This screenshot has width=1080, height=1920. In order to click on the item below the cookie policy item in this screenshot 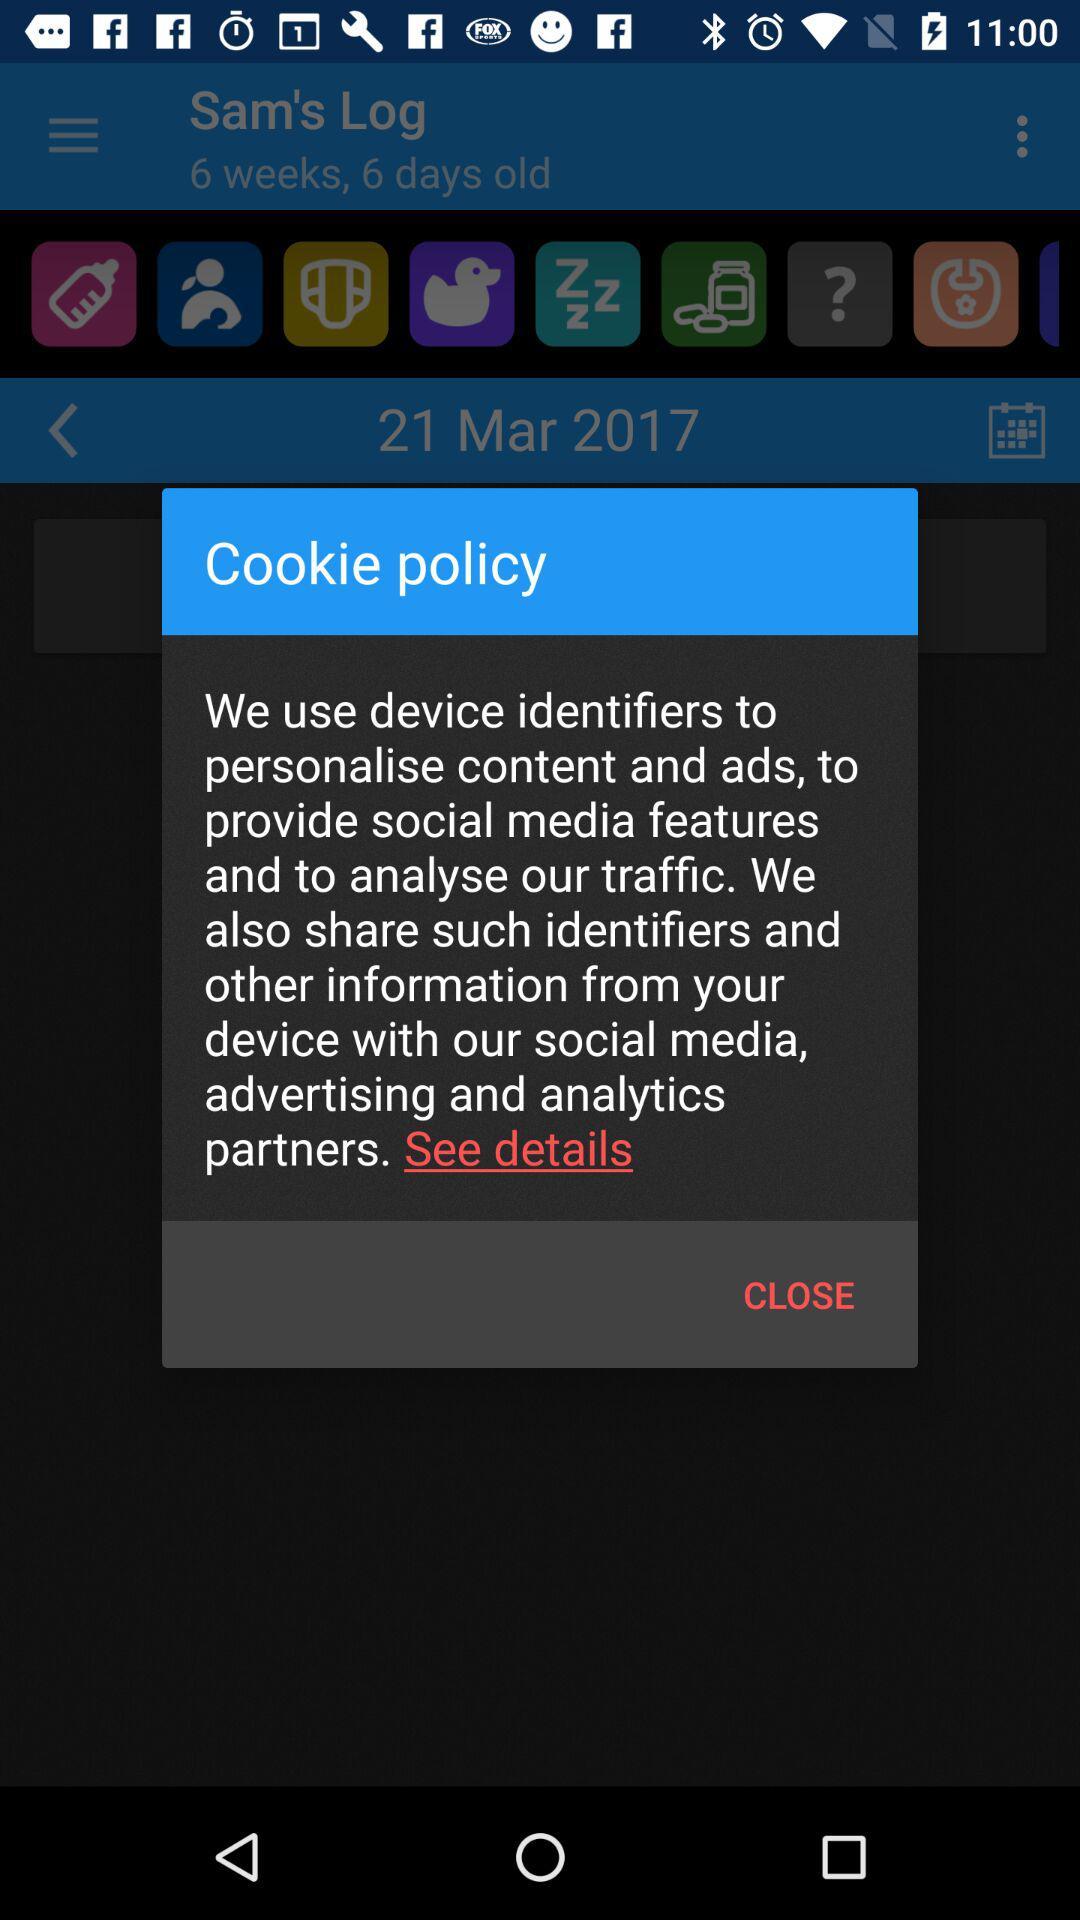, I will do `click(540, 927)`.